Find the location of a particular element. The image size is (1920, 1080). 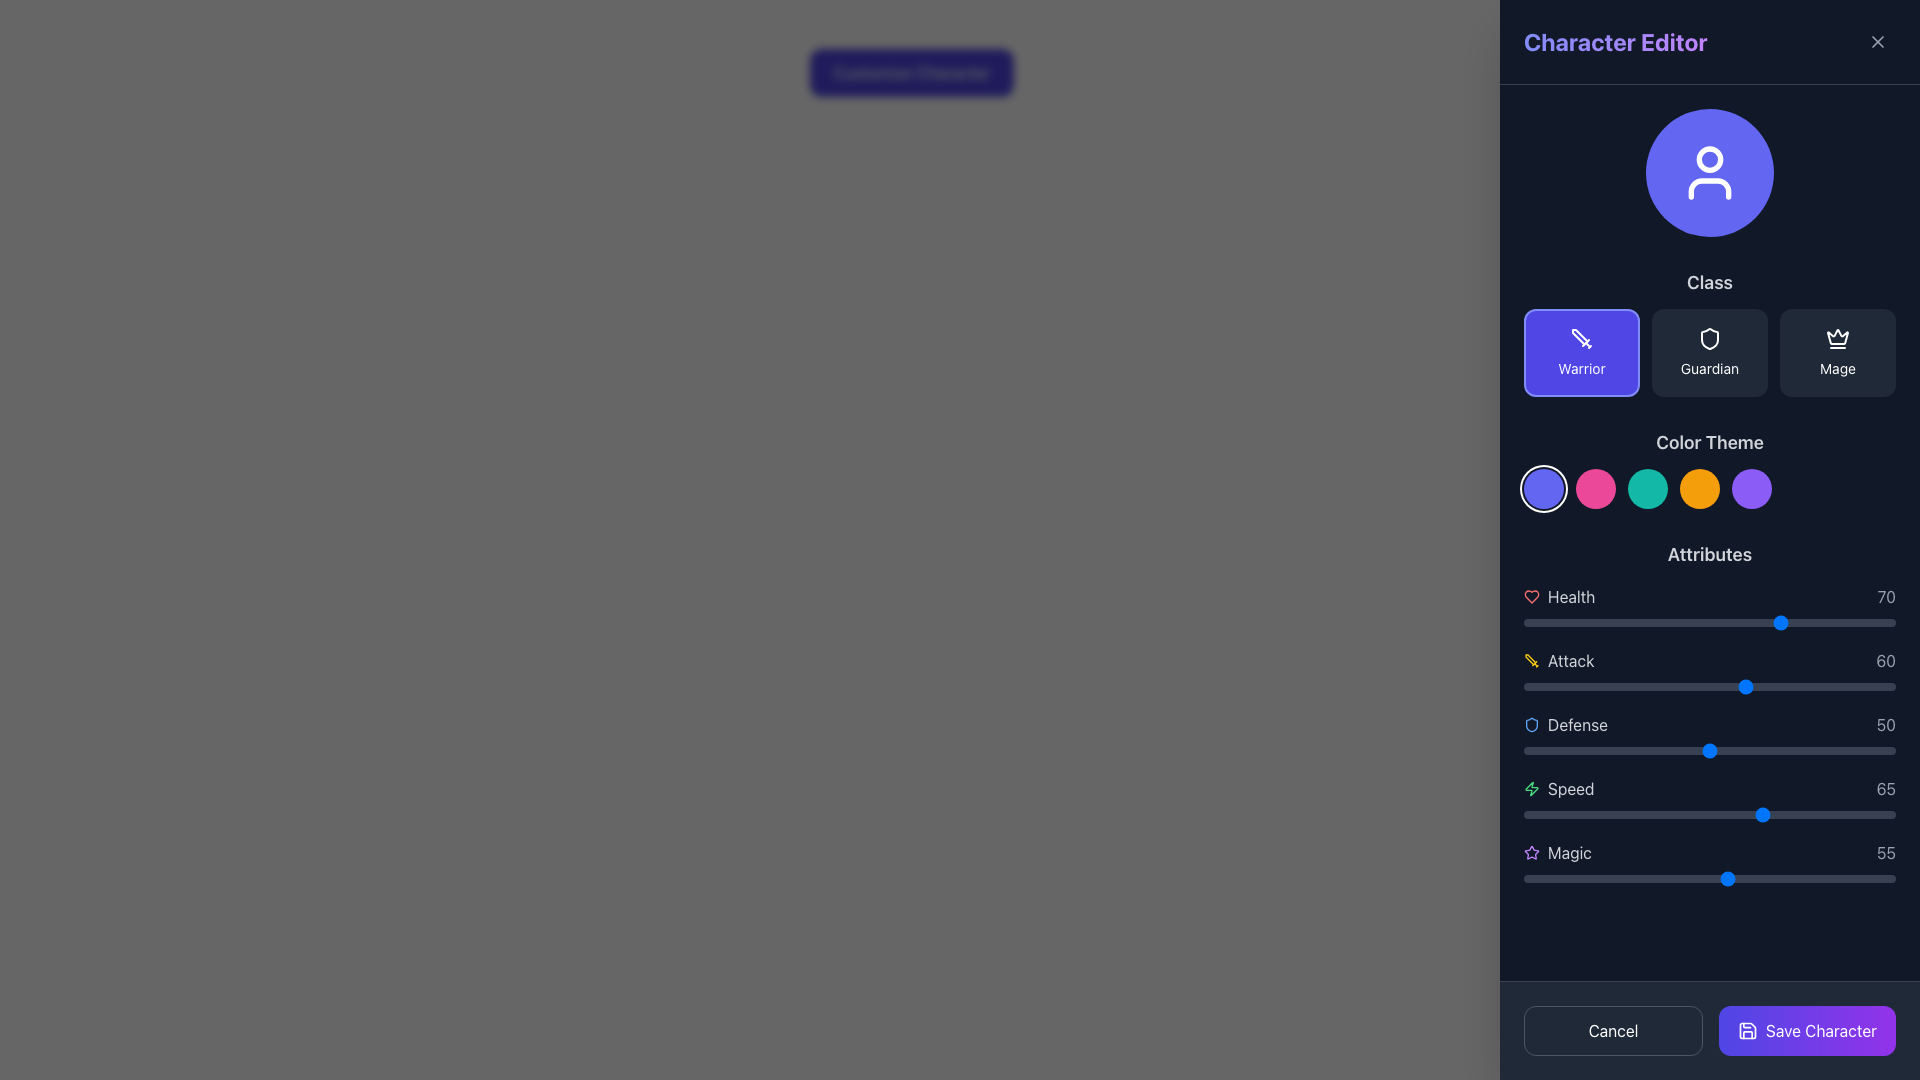

health level is located at coordinates (1526, 622).